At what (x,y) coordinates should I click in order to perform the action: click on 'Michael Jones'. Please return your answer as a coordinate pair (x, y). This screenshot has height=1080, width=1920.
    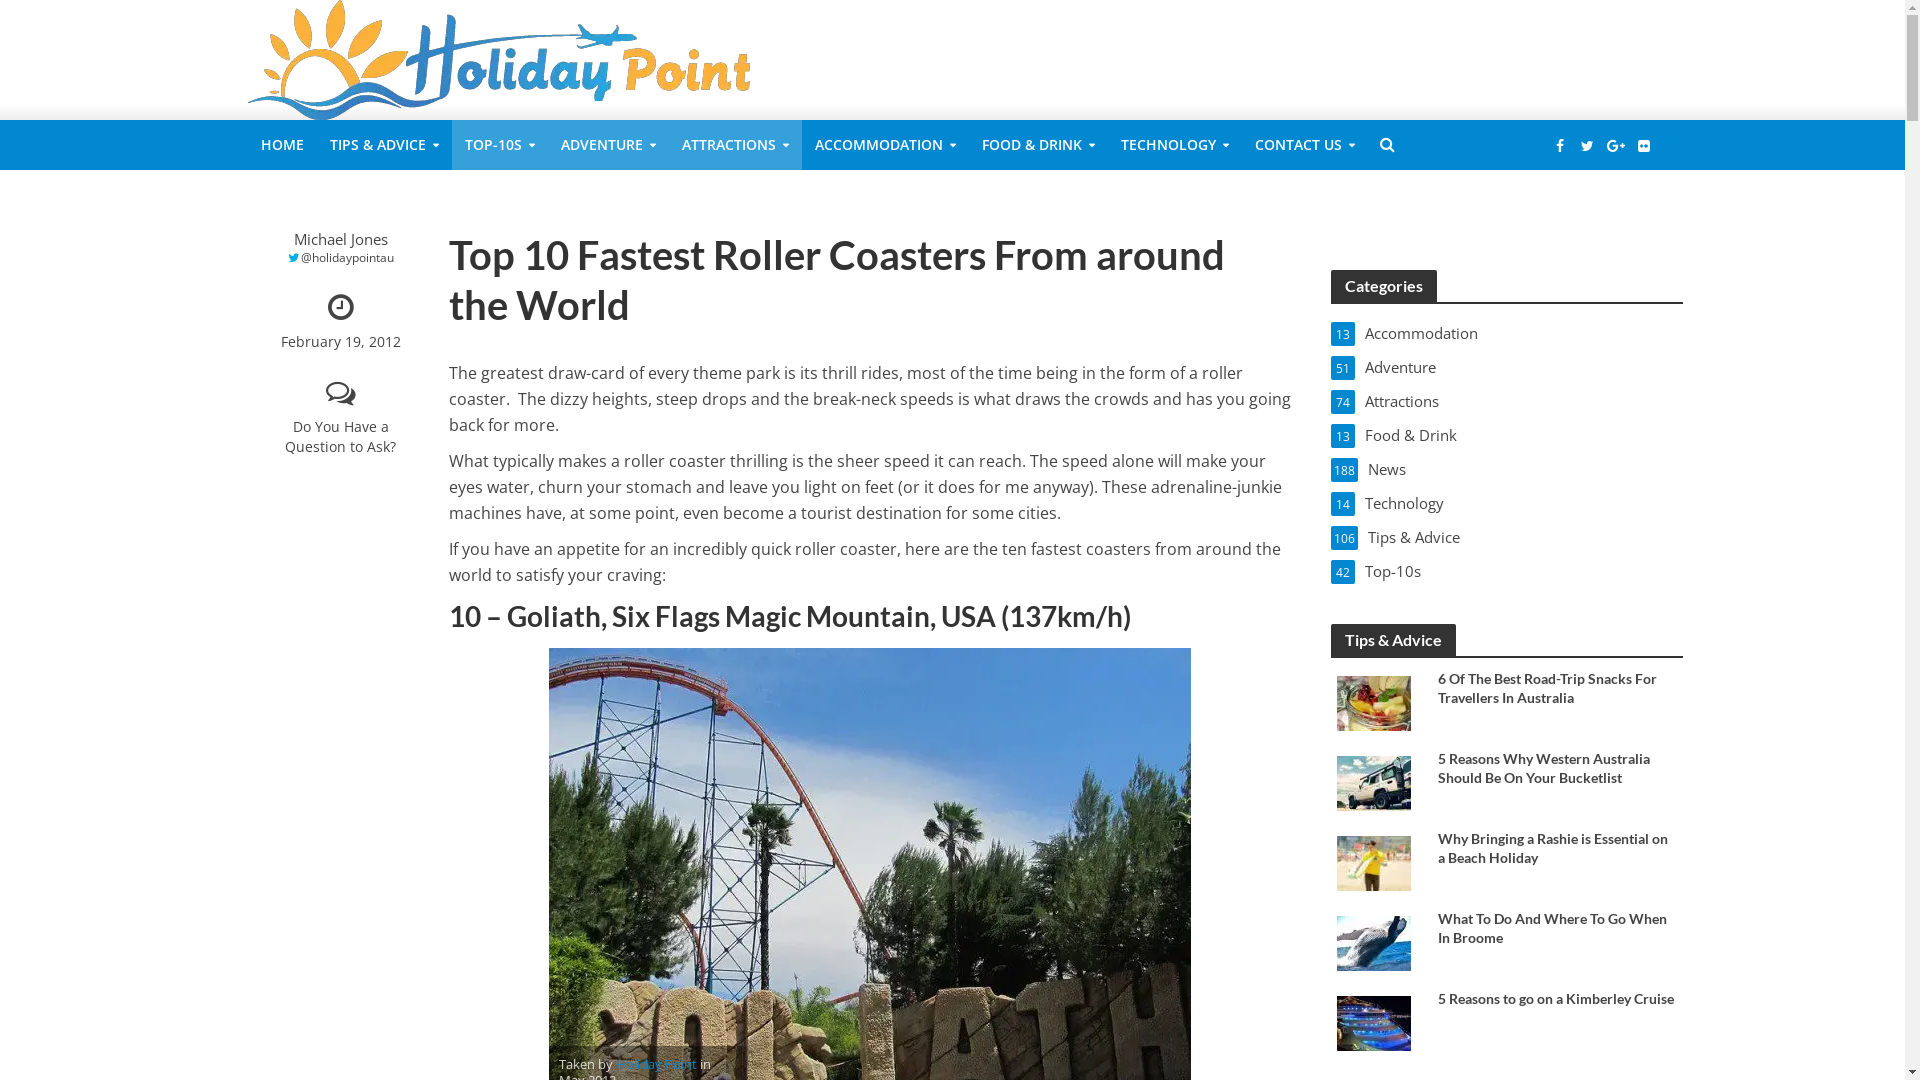
    Looking at the image, I should click on (340, 238).